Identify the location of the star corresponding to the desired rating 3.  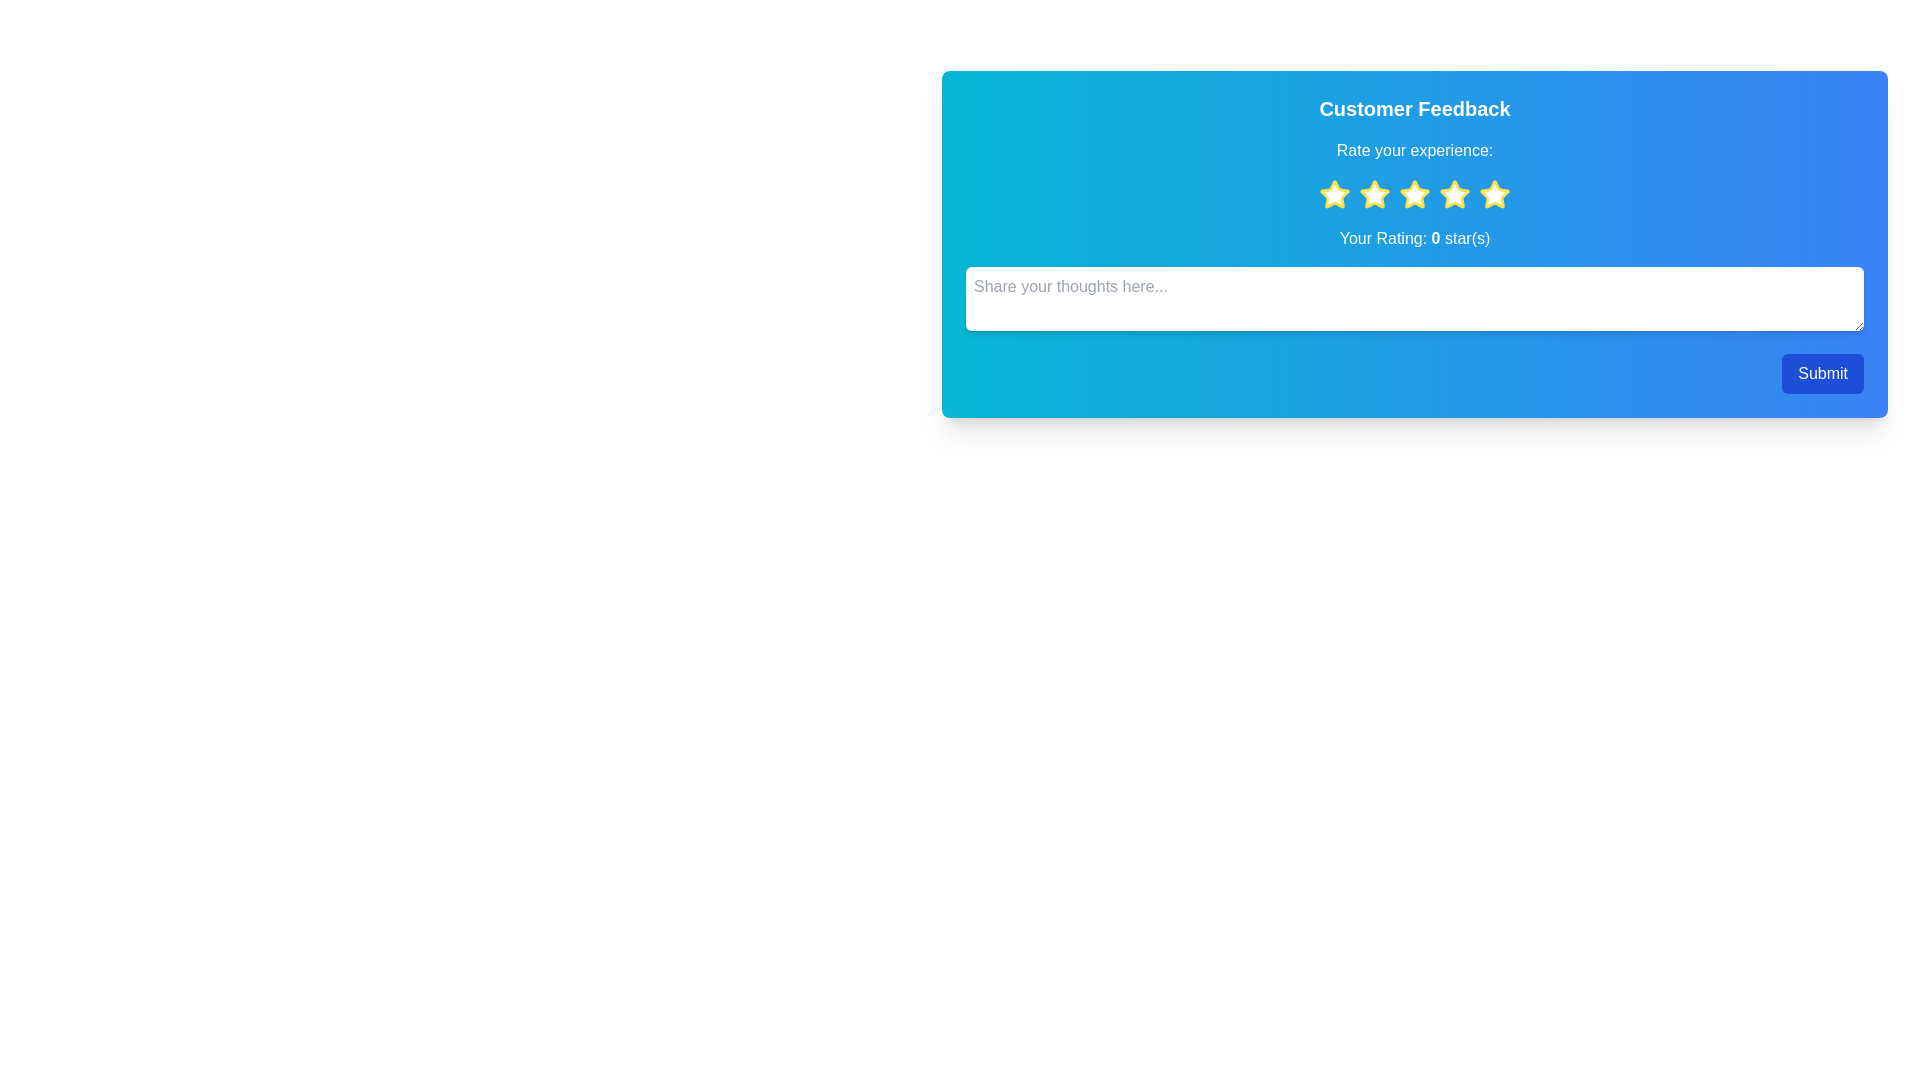
(1414, 195).